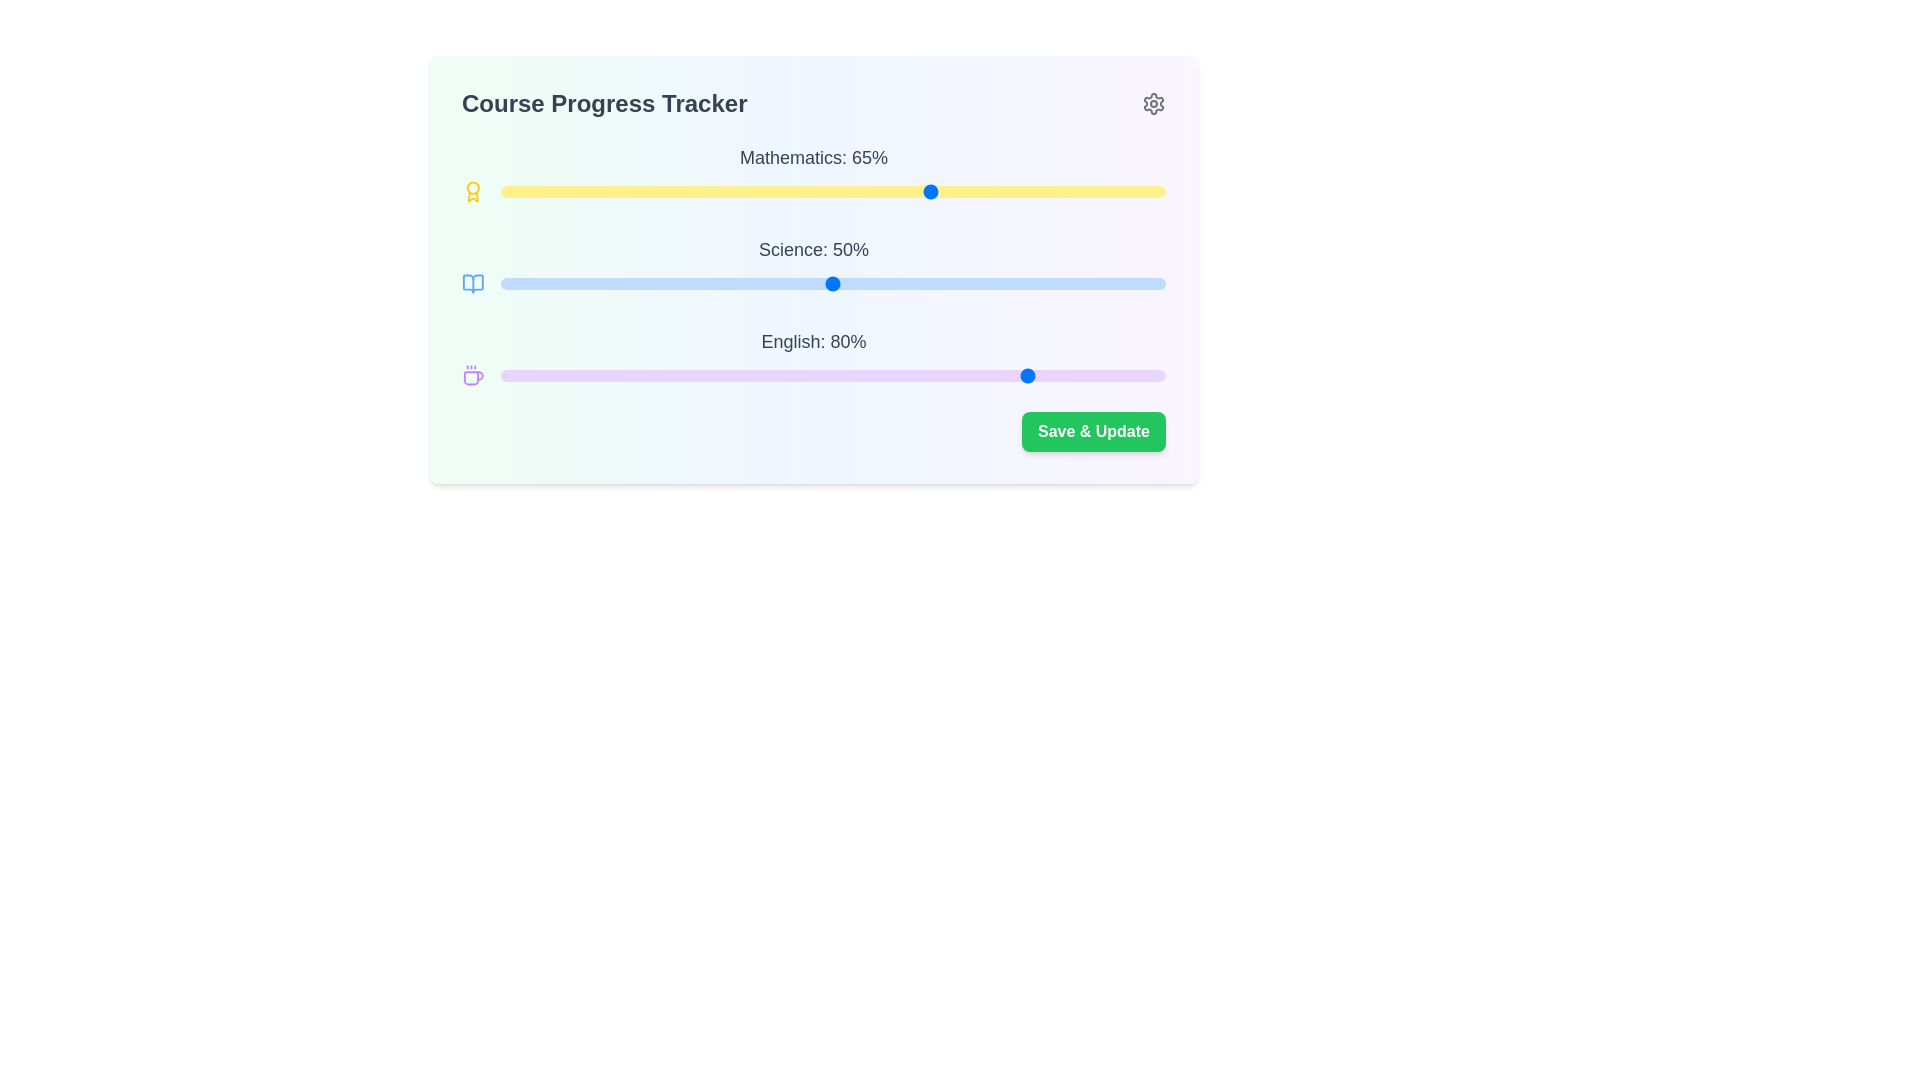 This screenshot has width=1920, height=1080. Describe the element at coordinates (859, 192) in the screenshot. I see `the mathematics progress` at that location.